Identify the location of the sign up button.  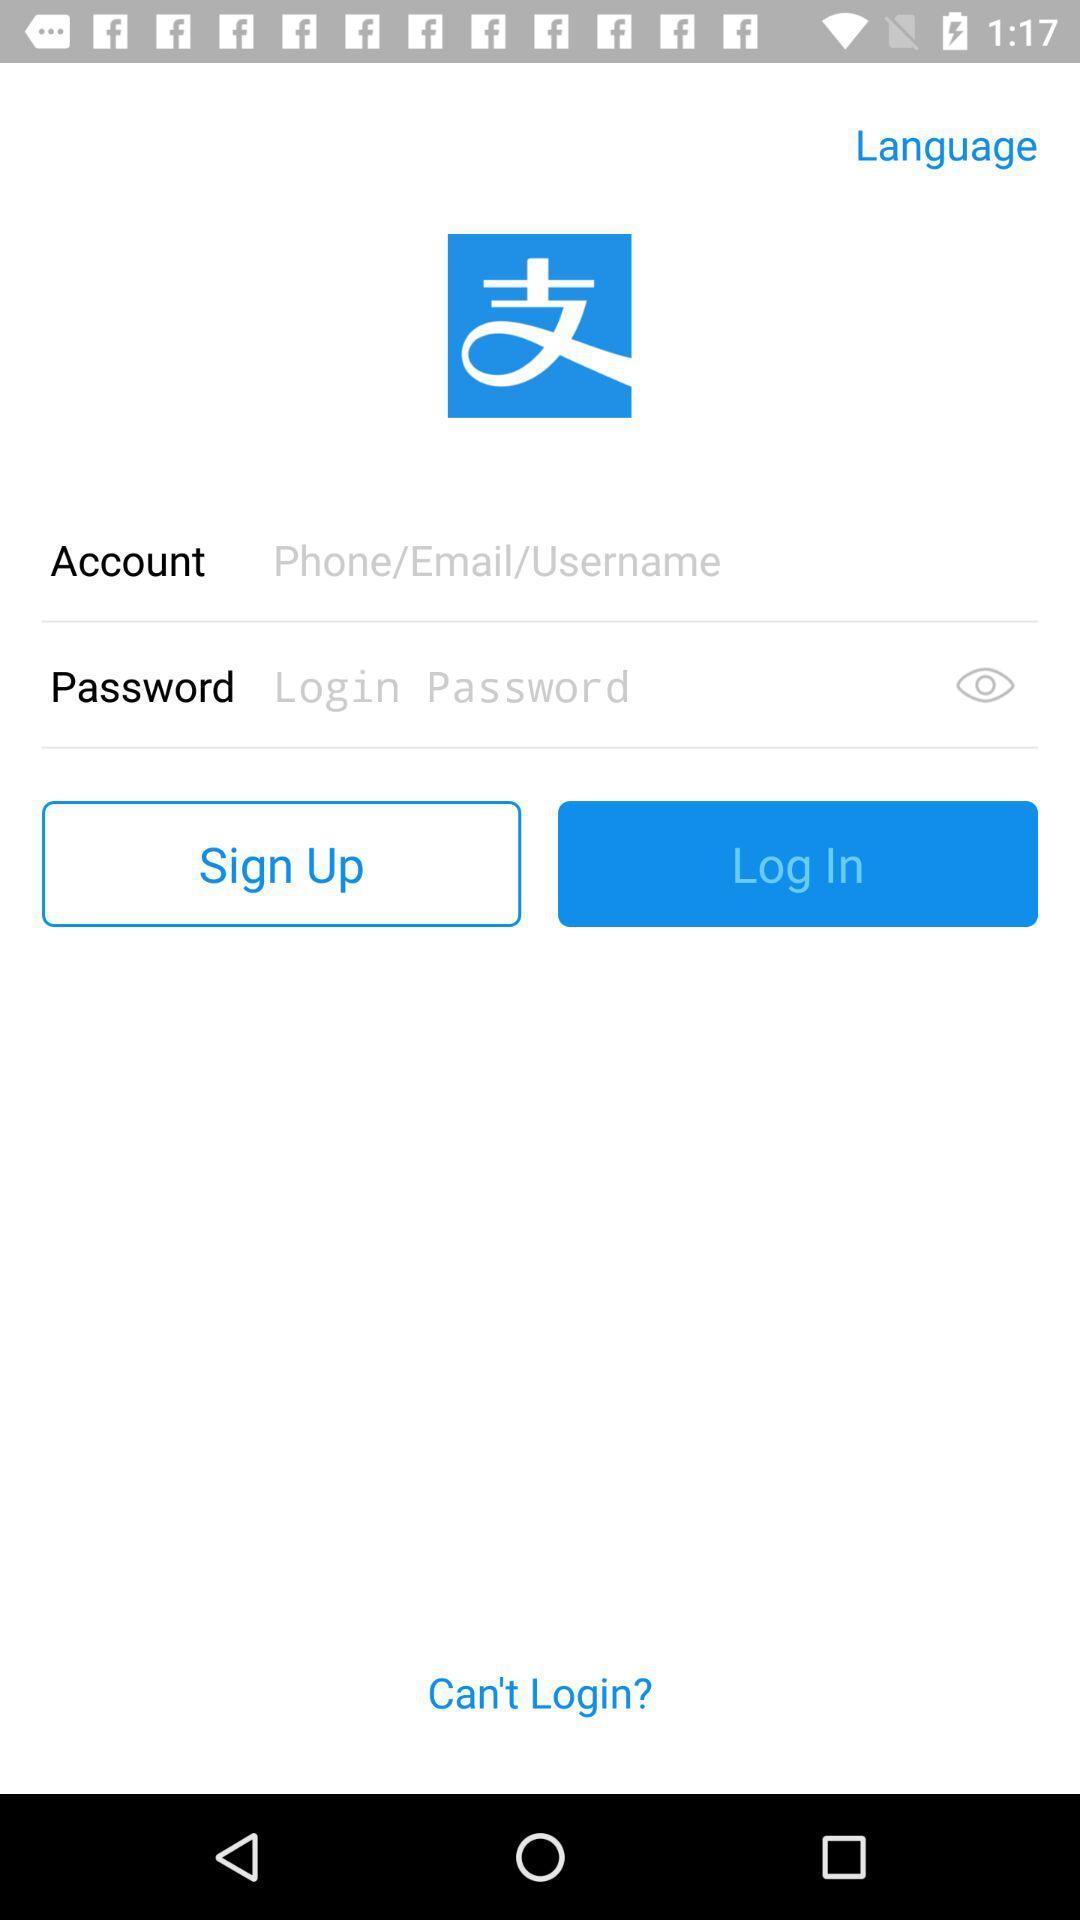
(281, 864).